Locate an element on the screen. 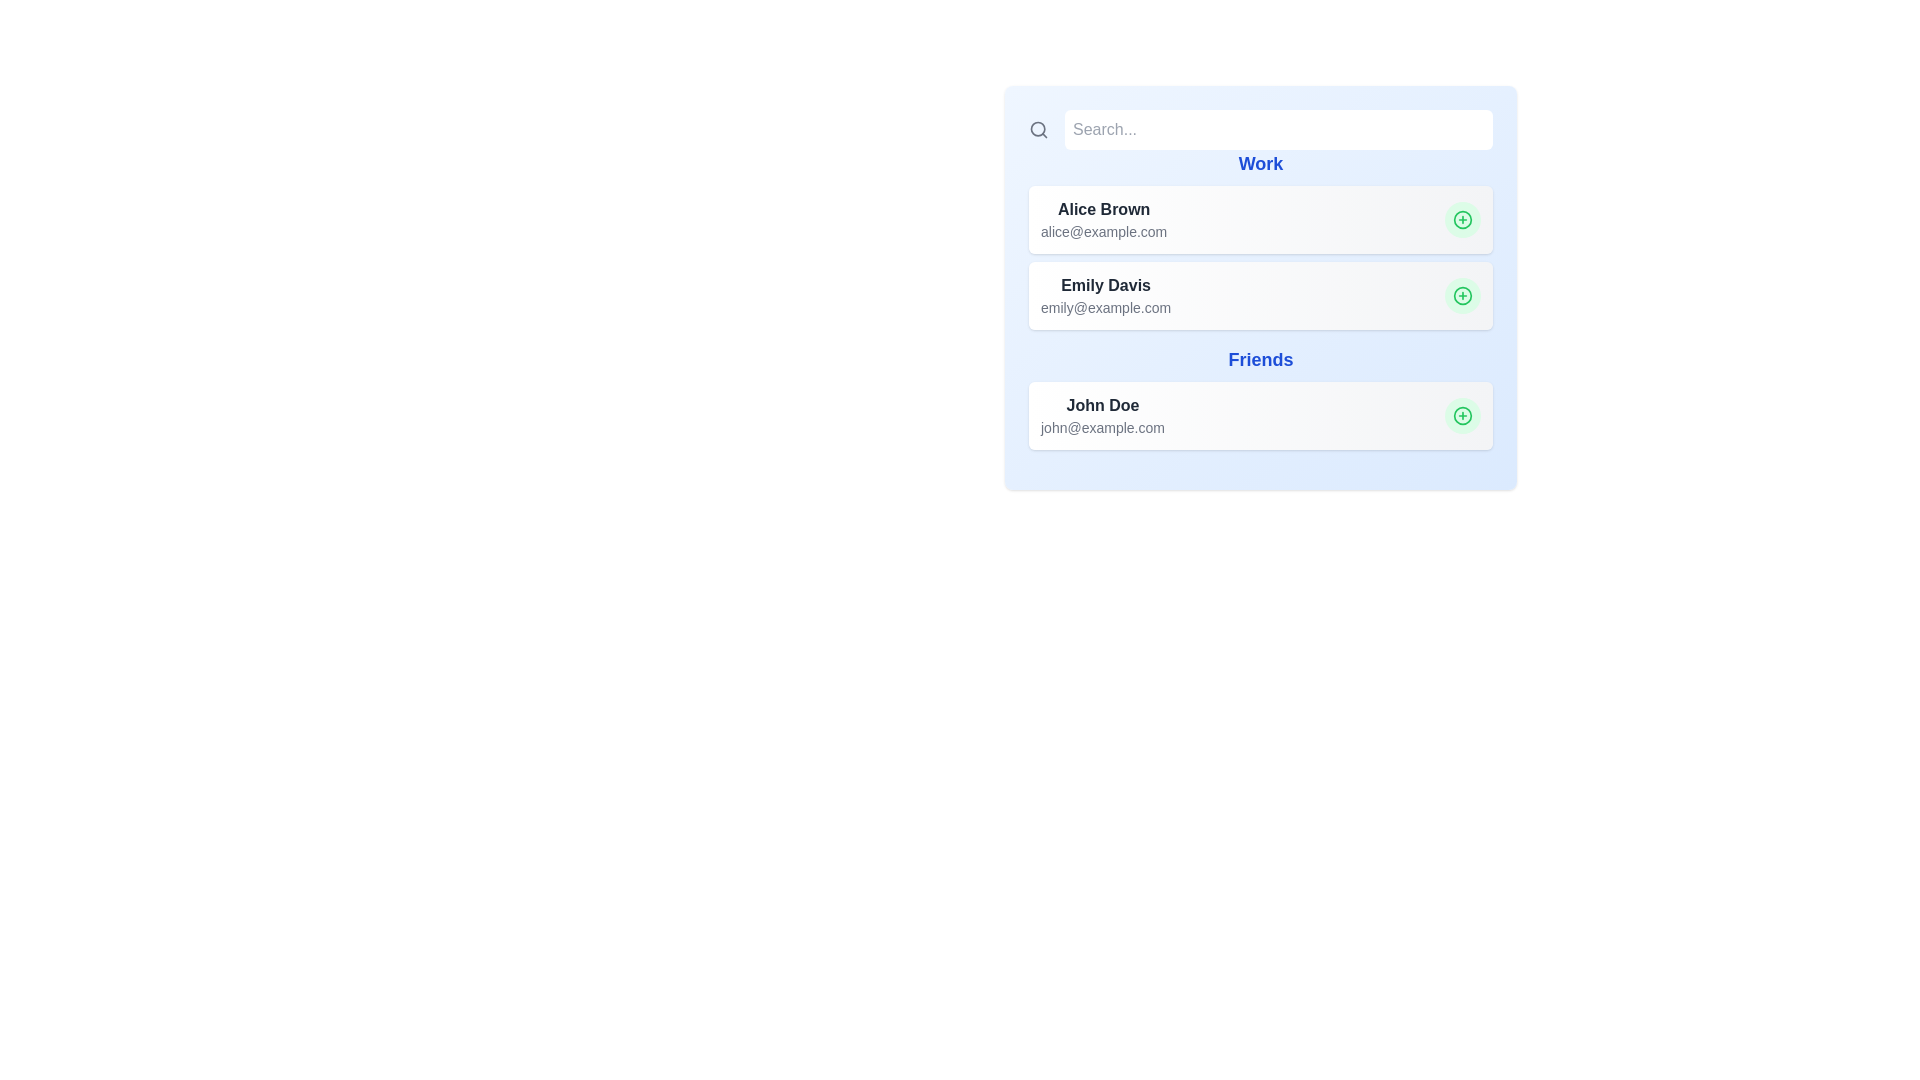  green button next to the contact named John Doe is located at coordinates (1463, 415).